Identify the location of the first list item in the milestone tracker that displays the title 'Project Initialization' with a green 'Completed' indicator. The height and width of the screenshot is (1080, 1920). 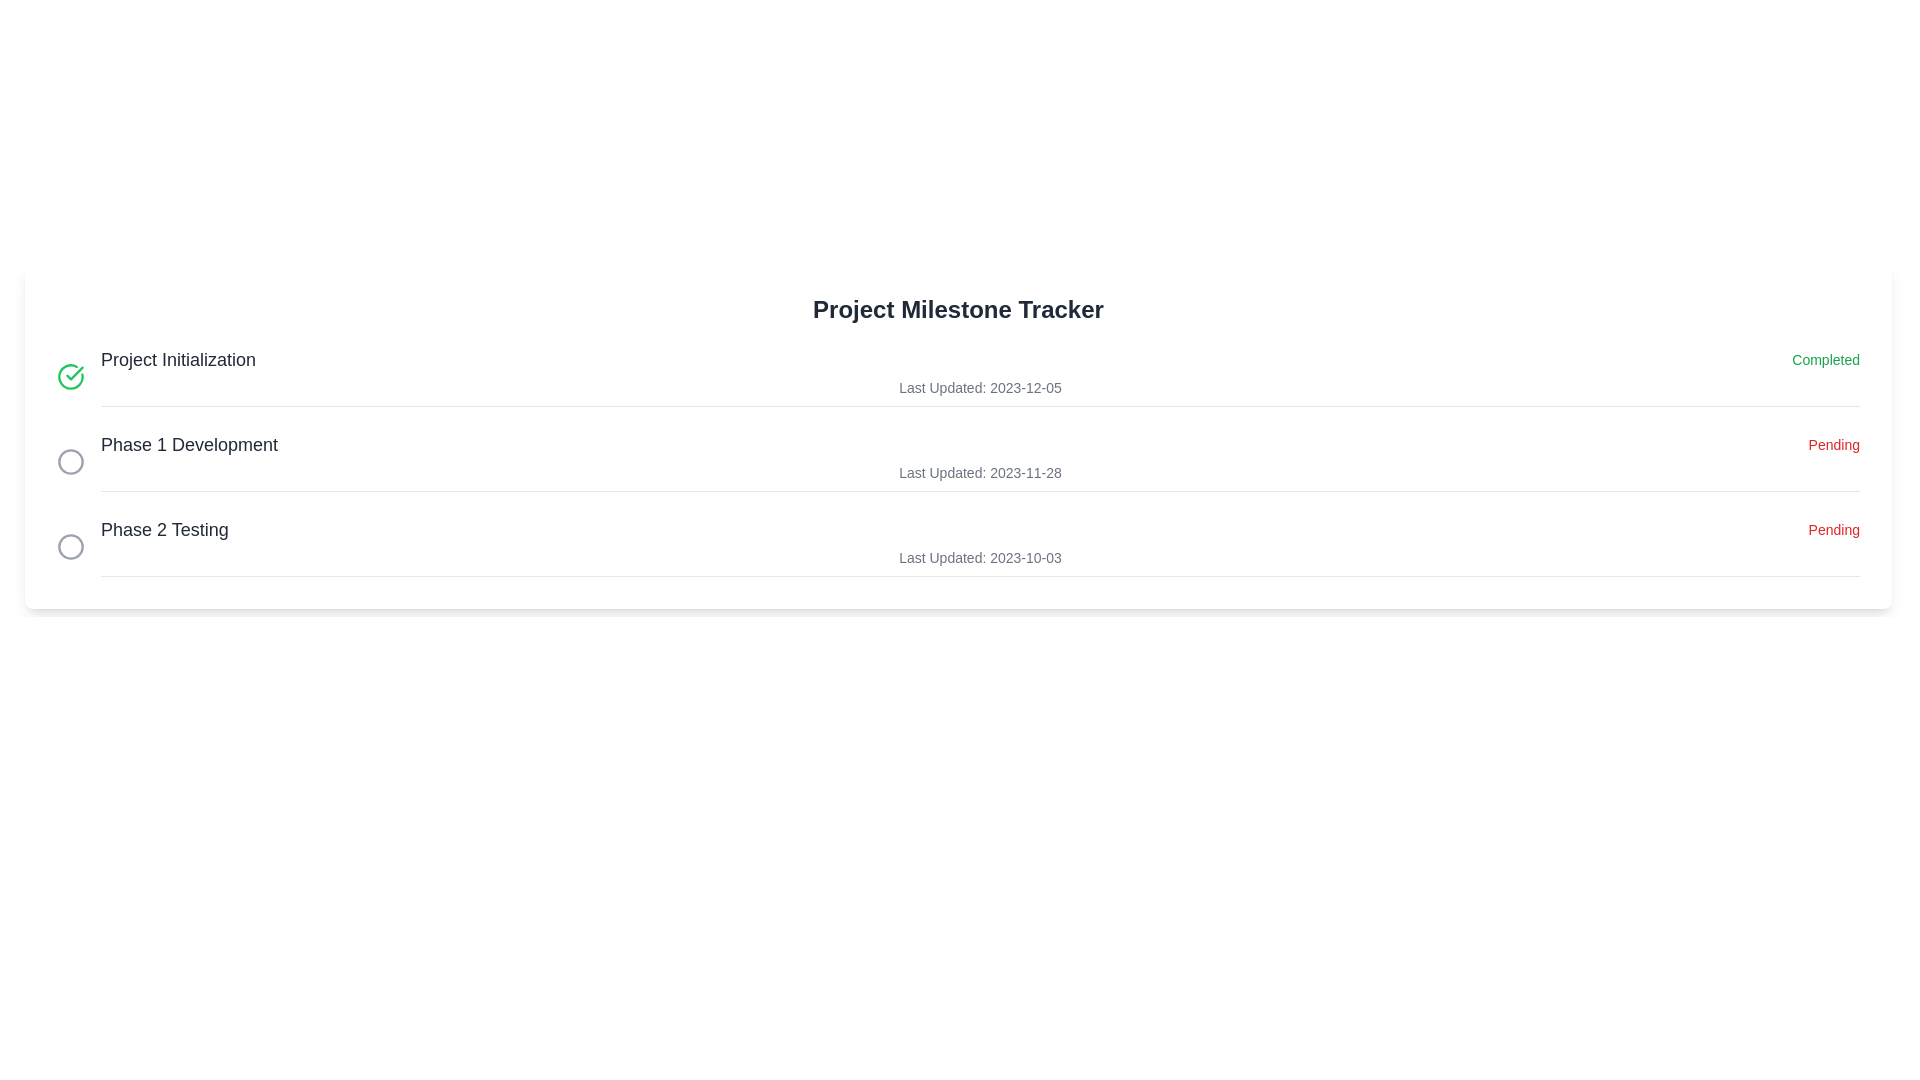
(980, 376).